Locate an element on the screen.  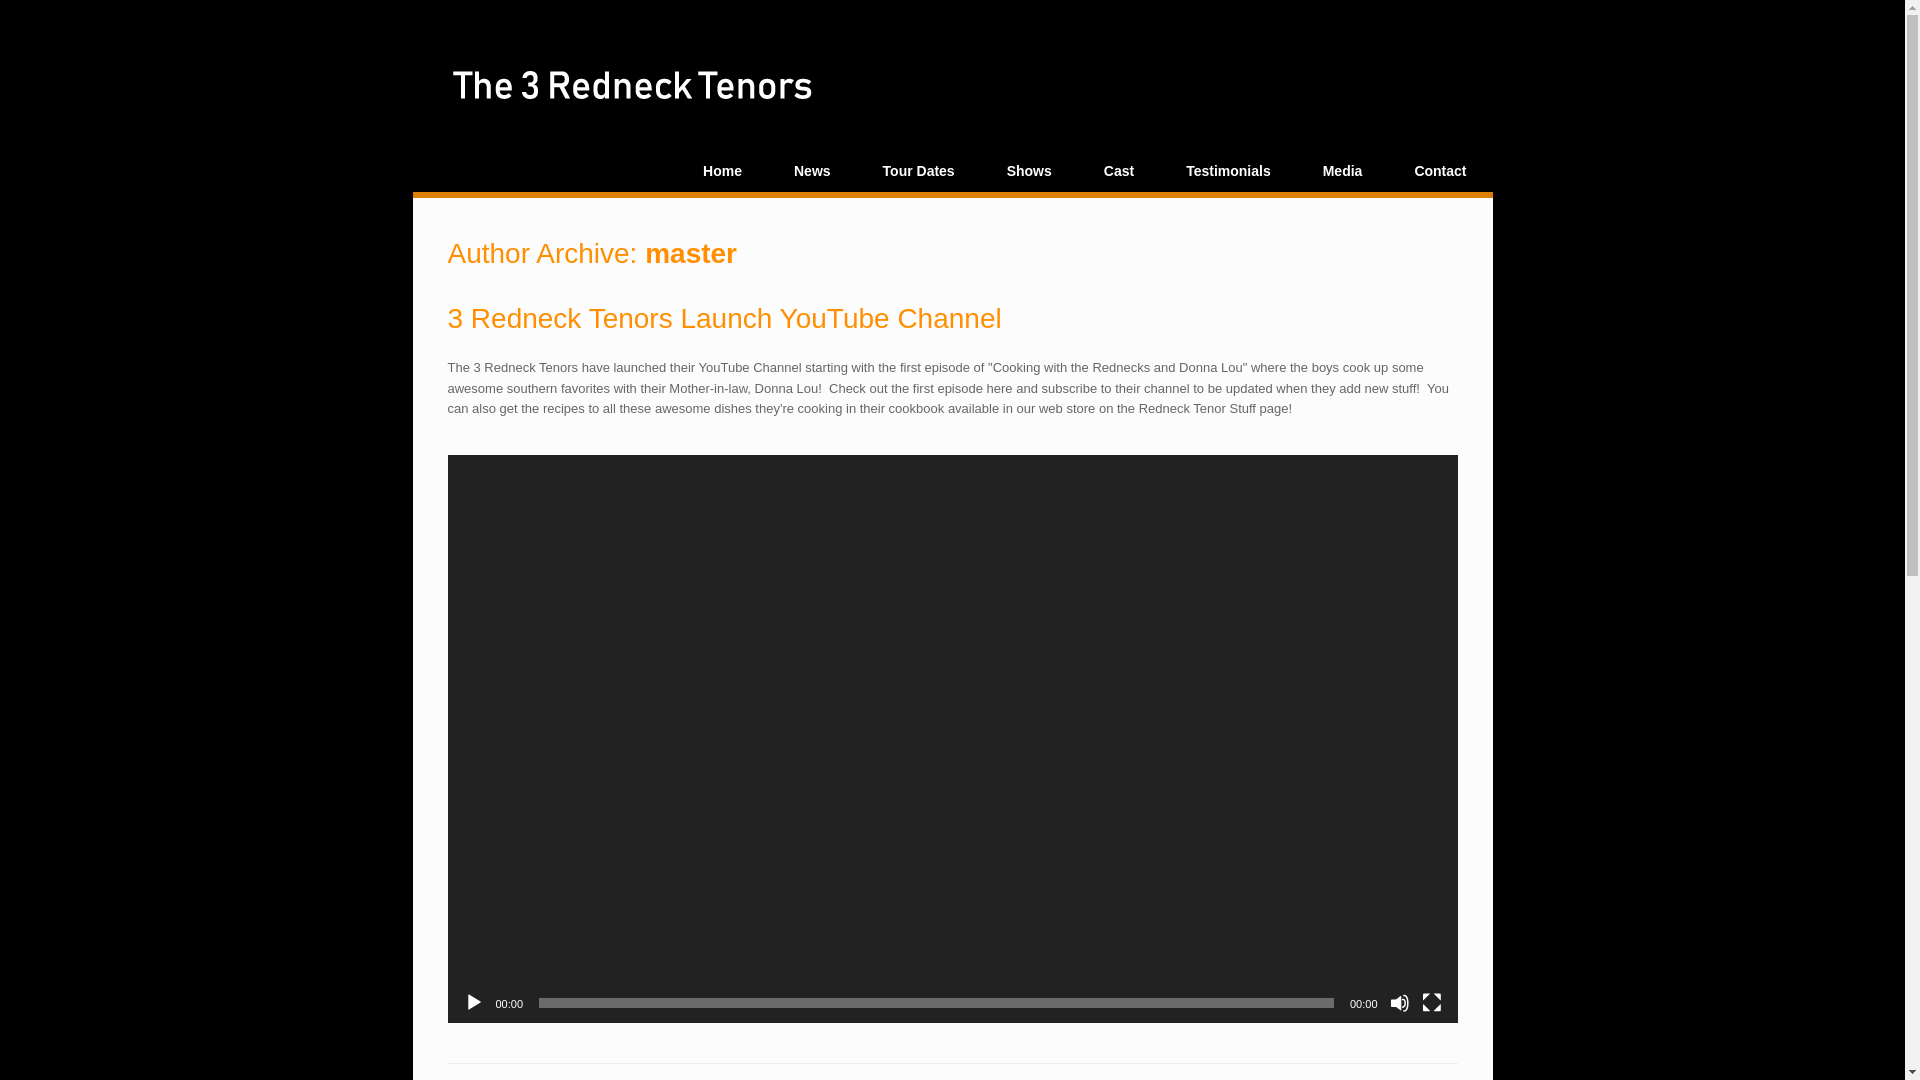
'Cast' is located at coordinates (1077, 169).